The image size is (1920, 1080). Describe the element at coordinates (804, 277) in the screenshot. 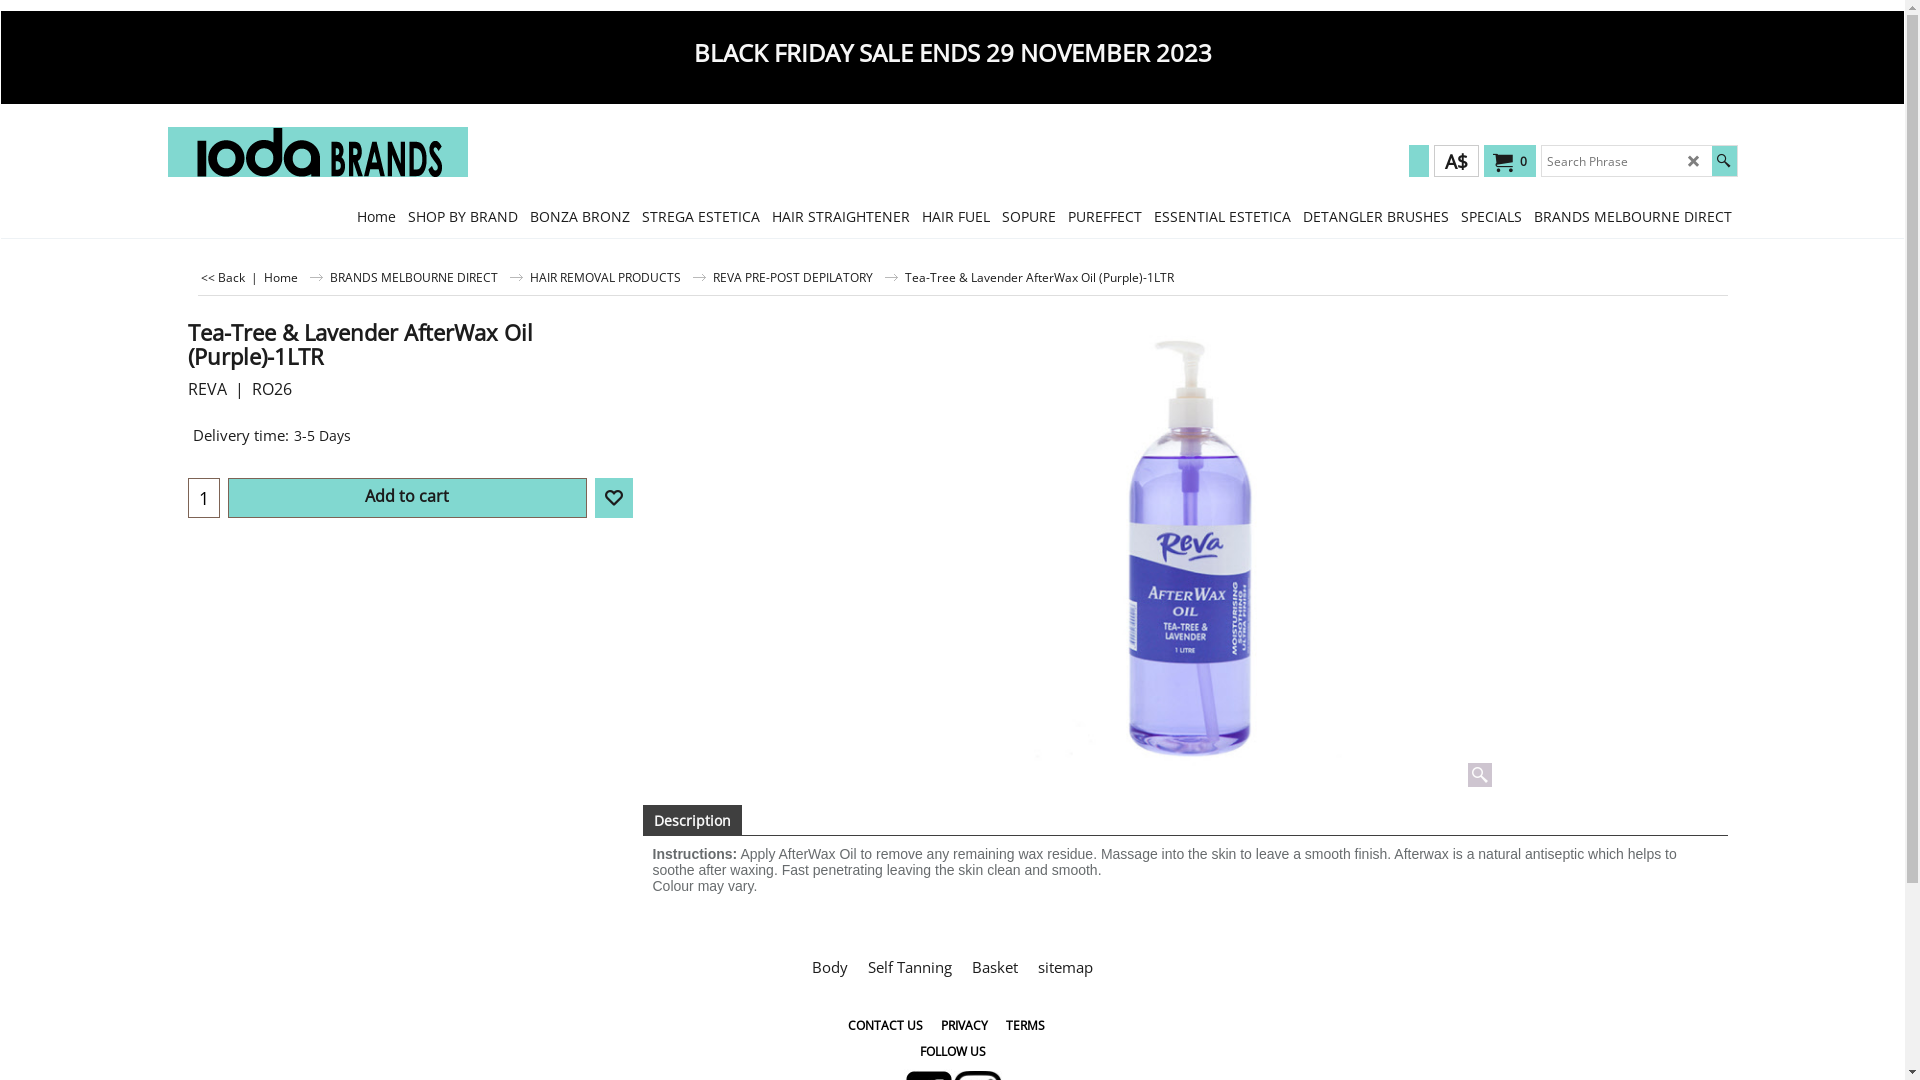

I see `'REVA PRE-POST DEPILATORY'` at that location.